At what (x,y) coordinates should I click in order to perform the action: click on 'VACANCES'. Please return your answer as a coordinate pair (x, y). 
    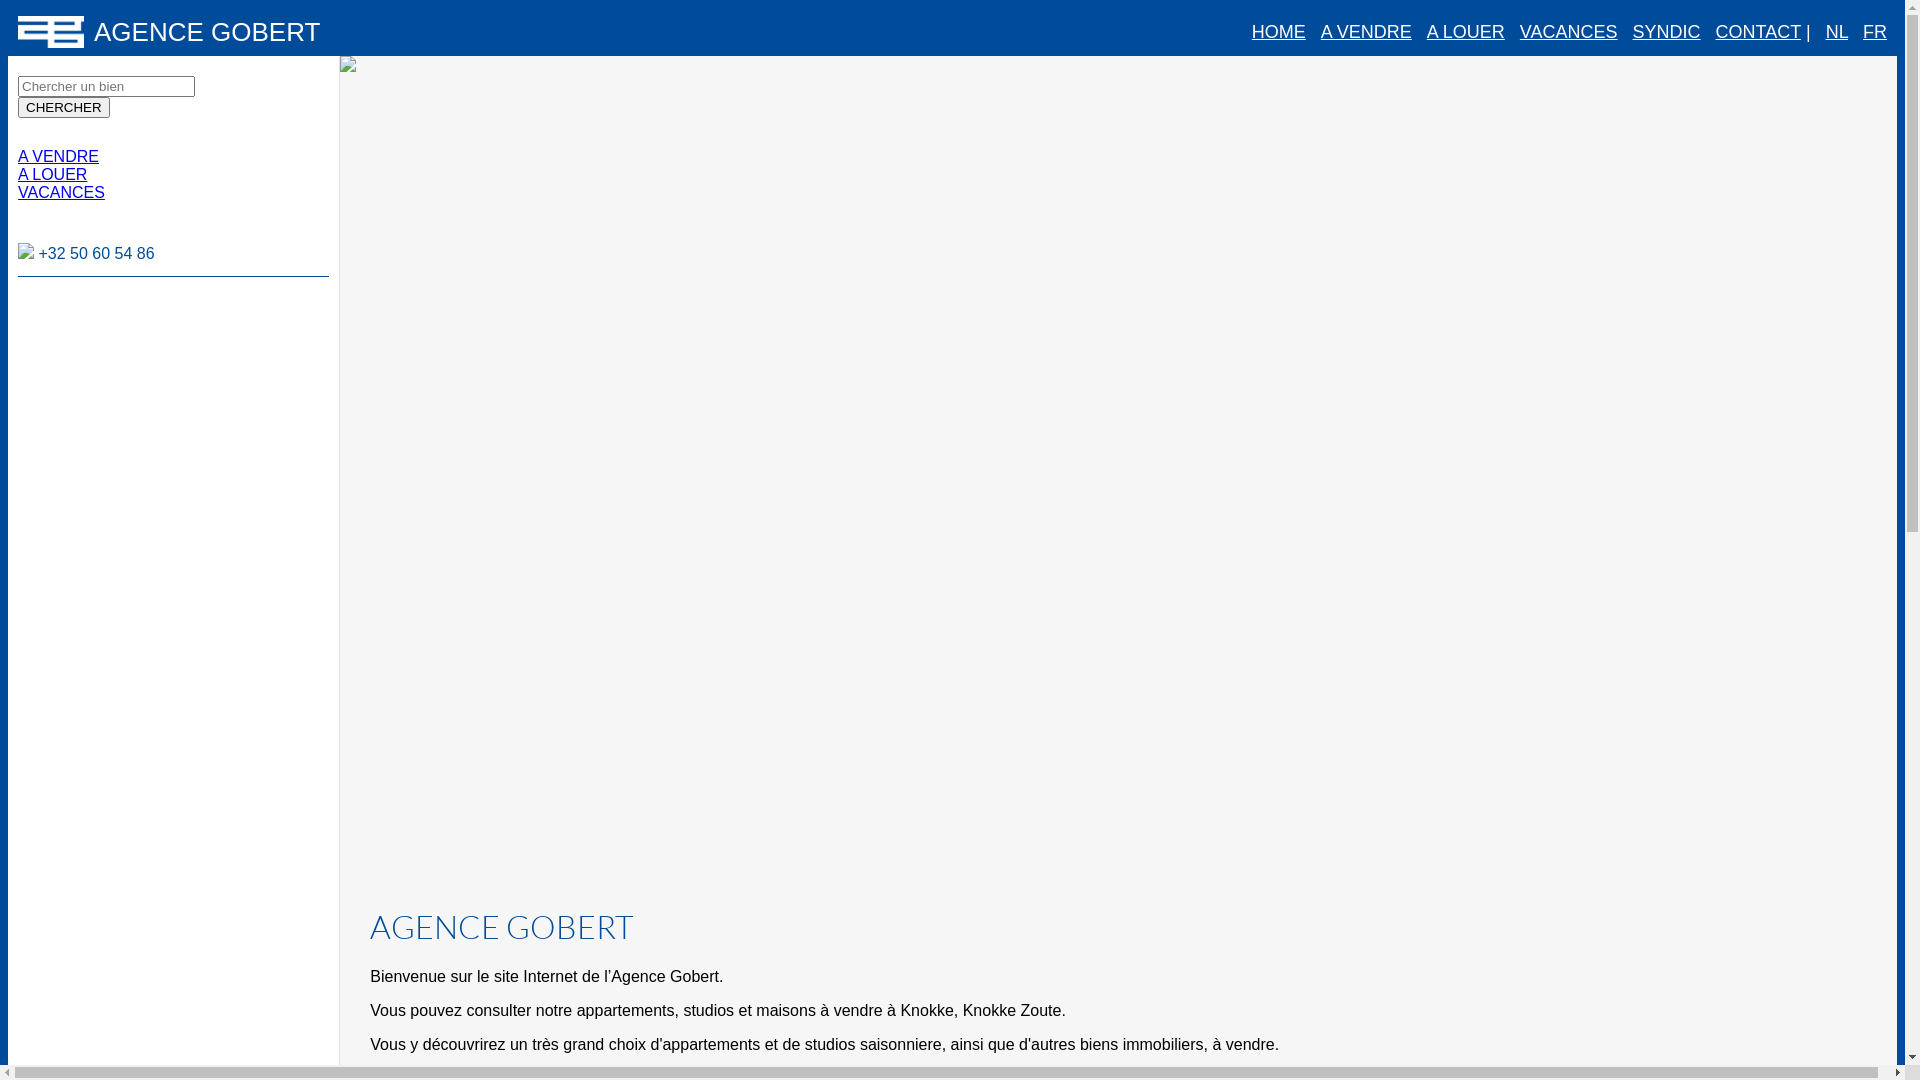
    Looking at the image, I should click on (61, 192).